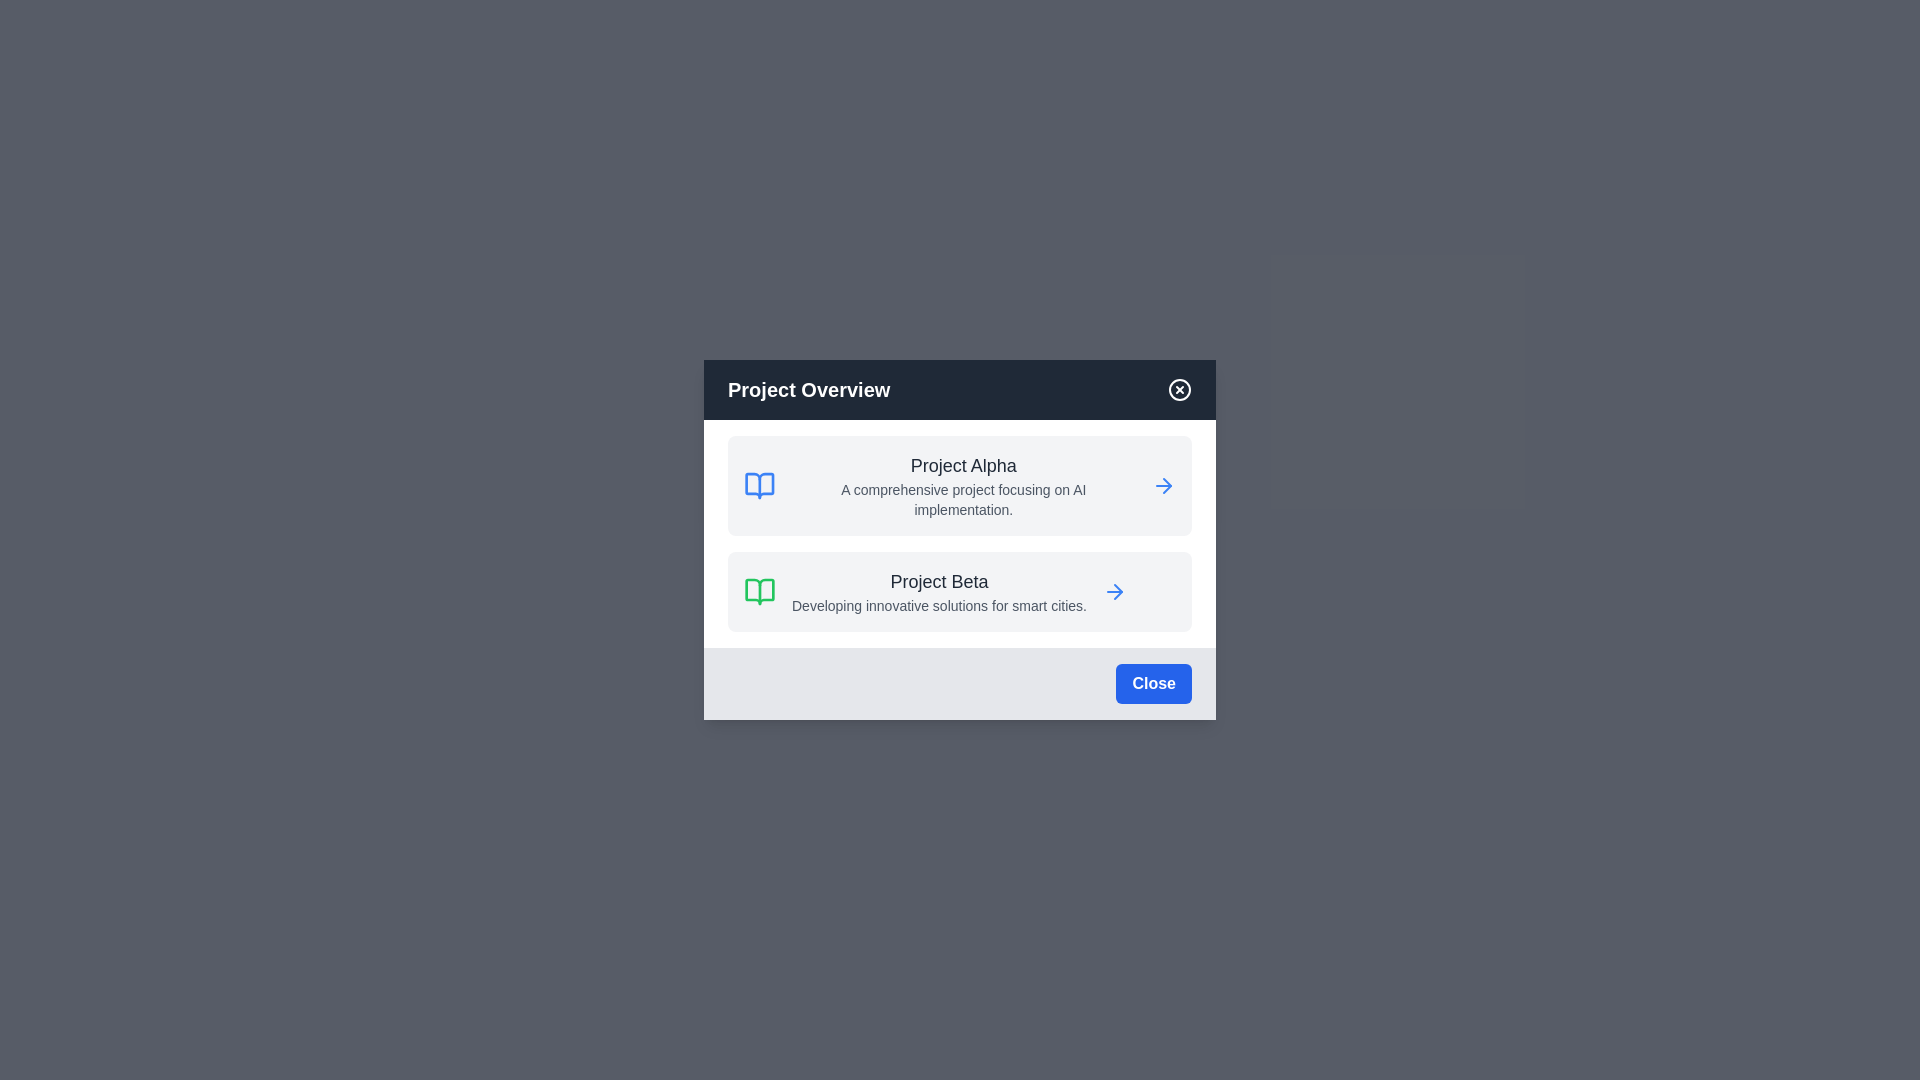  Describe the element at coordinates (758, 590) in the screenshot. I see `the project icon for Project Beta` at that location.